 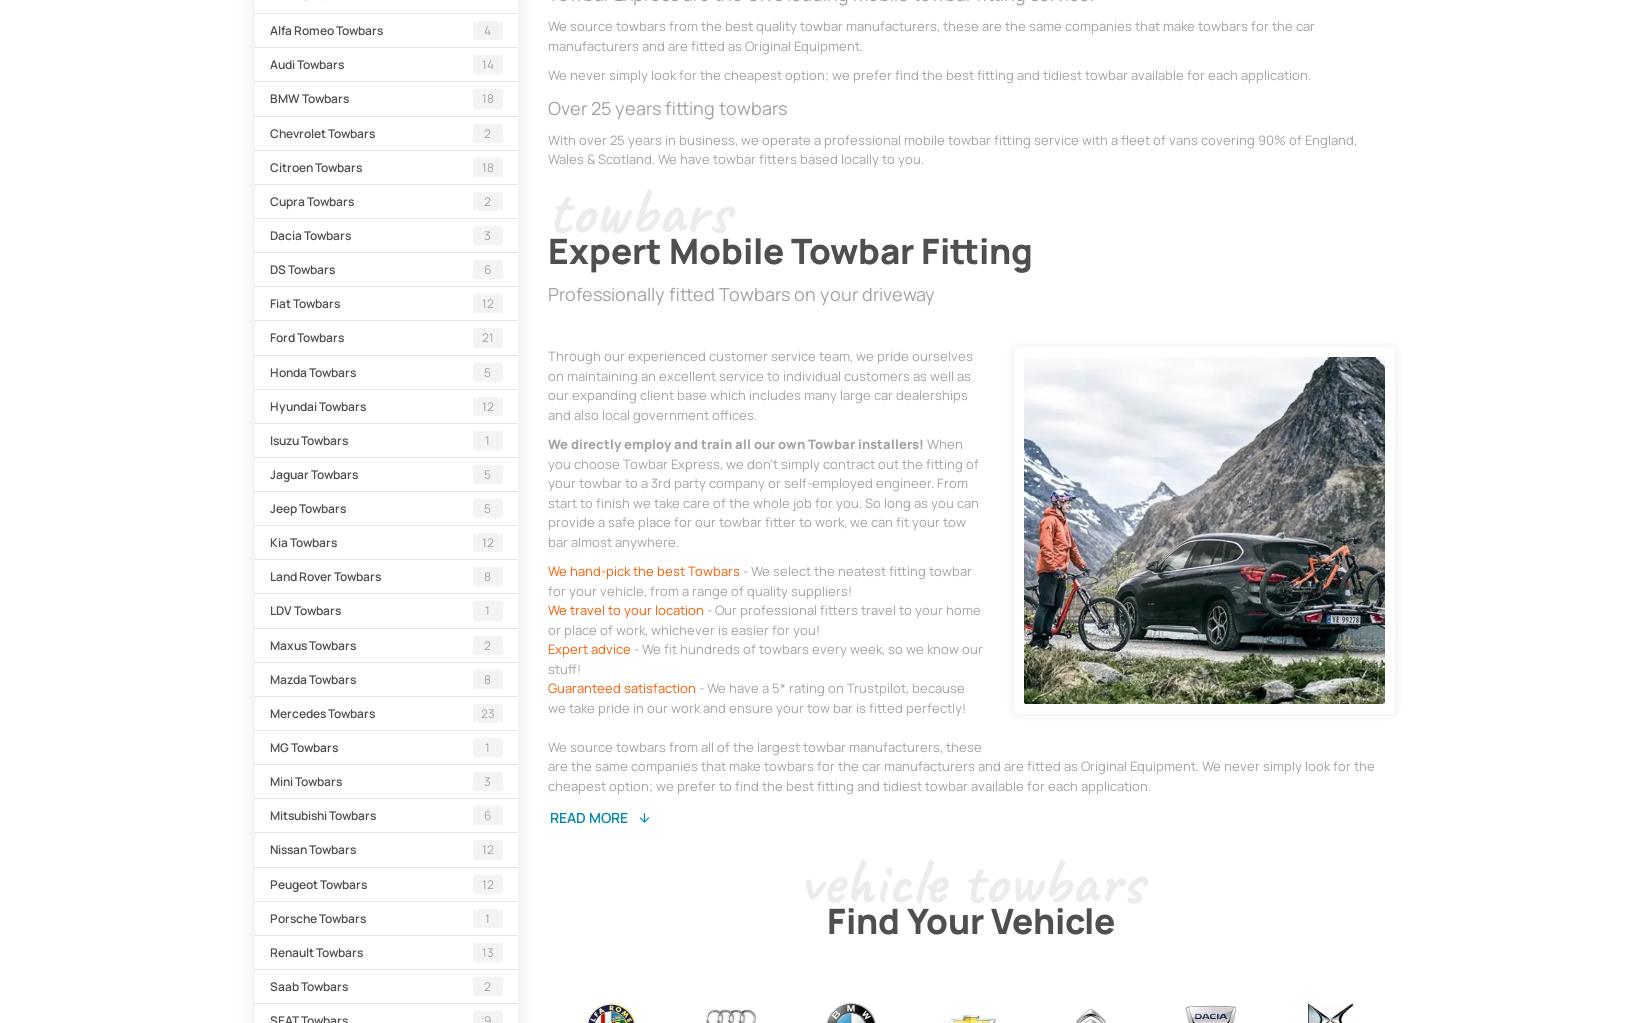 What do you see at coordinates (312, 199) in the screenshot?
I see `'Cupra Towbars'` at bounding box center [312, 199].